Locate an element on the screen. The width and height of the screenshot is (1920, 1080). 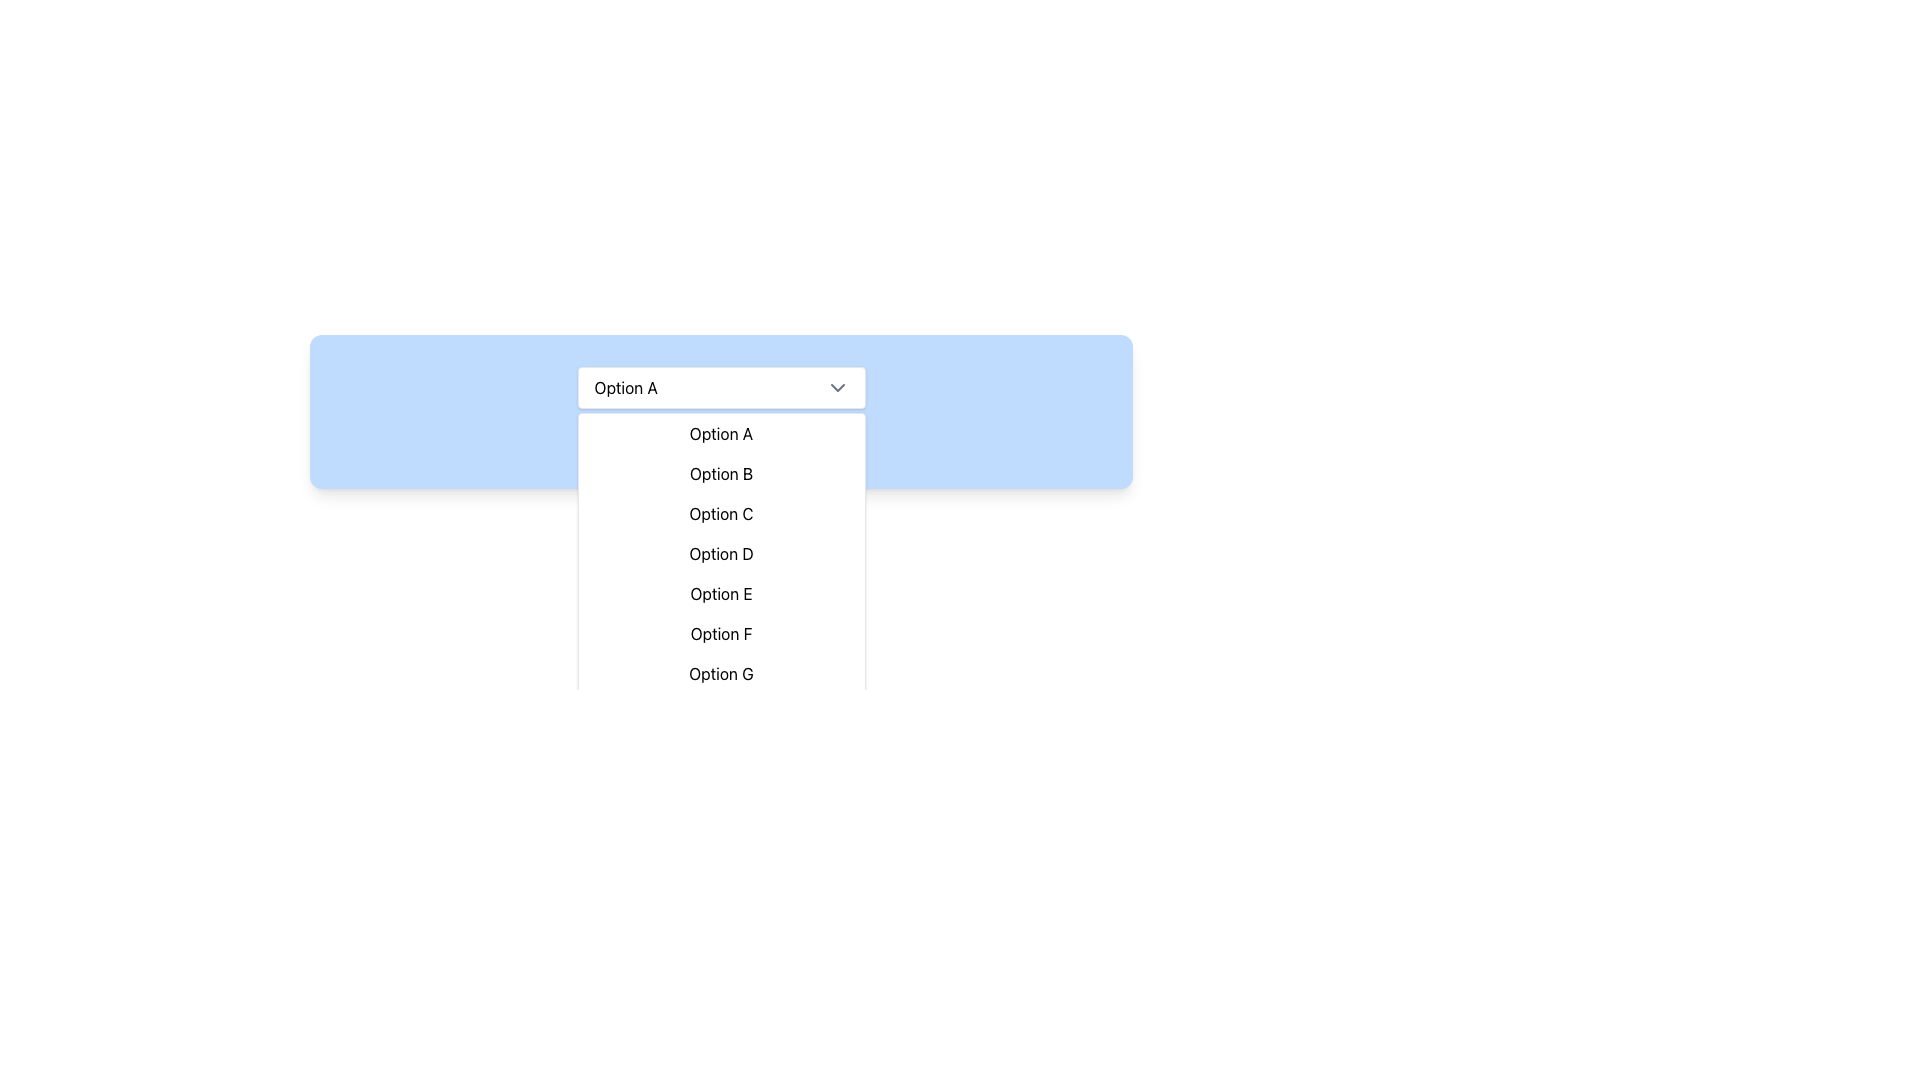
the first option in the dropdown menu is located at coordinates (720, 433).